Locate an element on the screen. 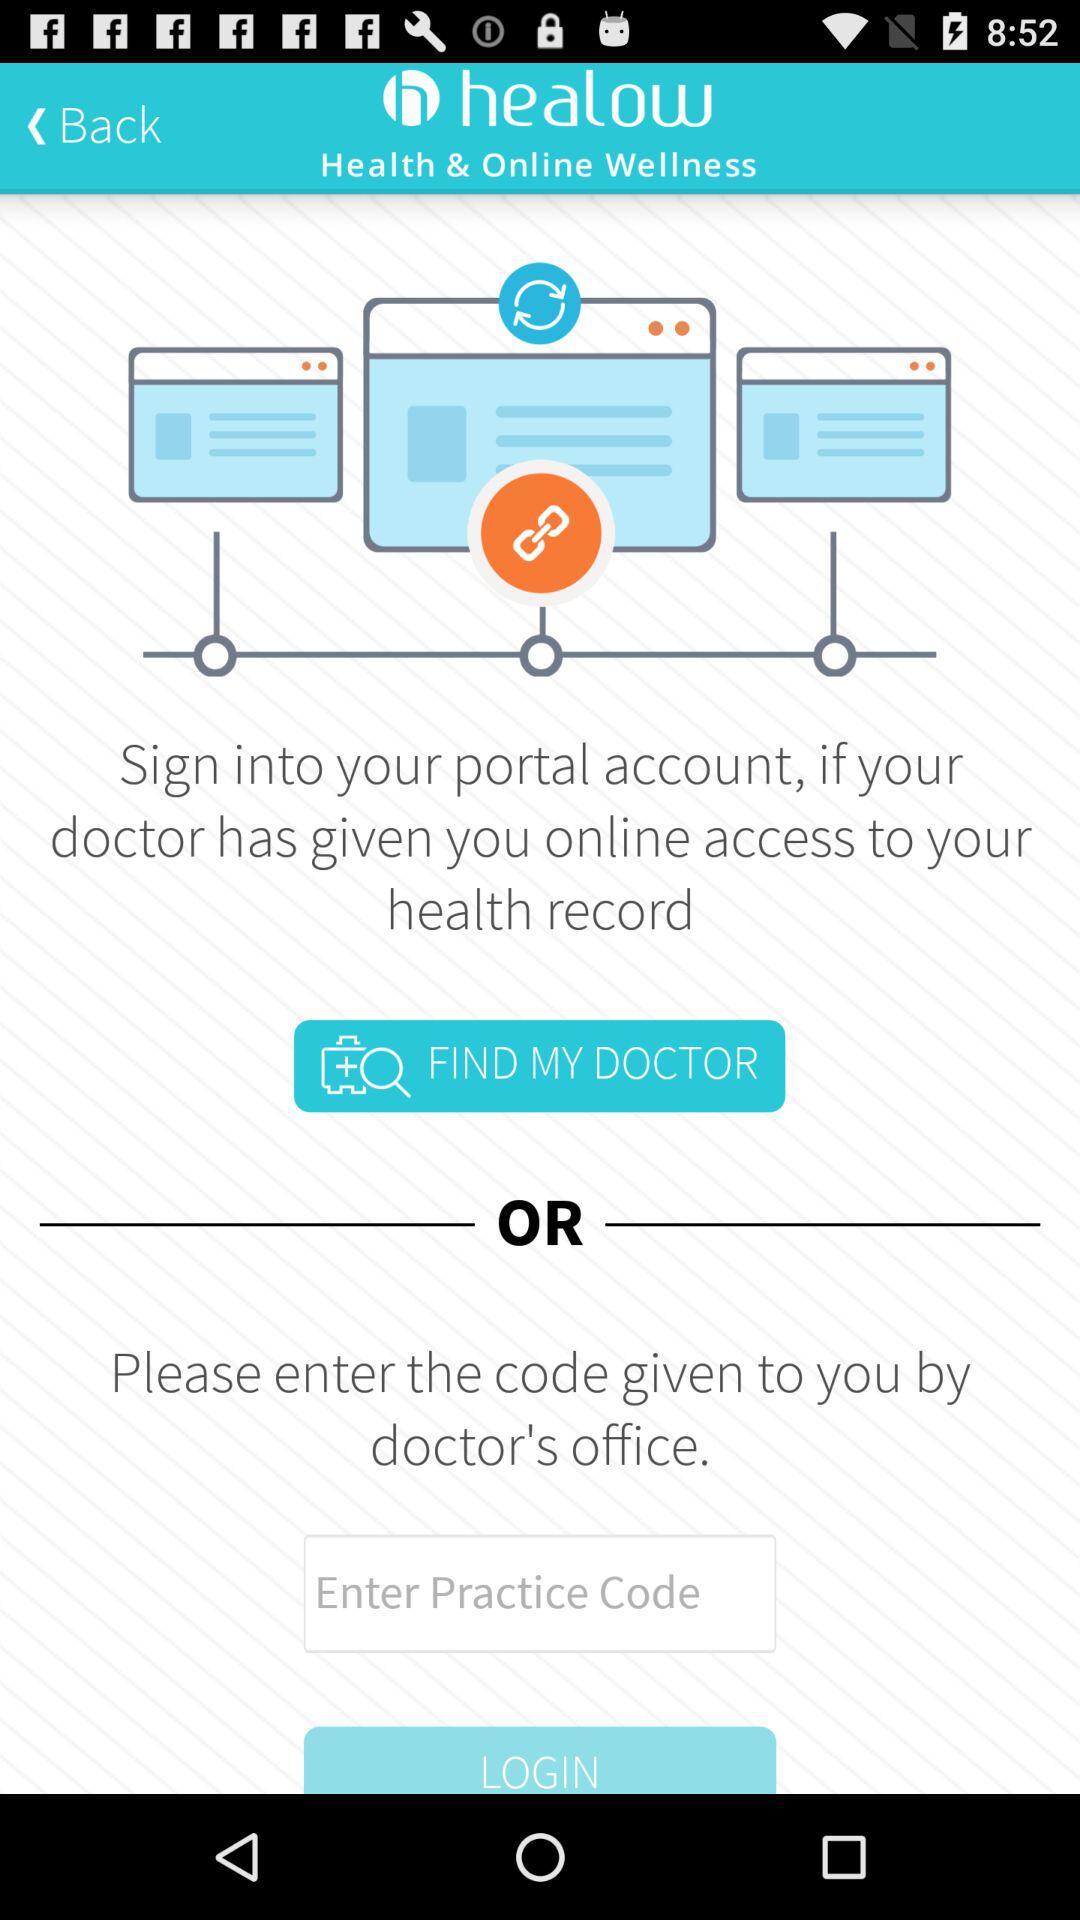 Image resolution: width=1080 pixels, height=1920 pixels. back at the top left corner is located at coordinates (93, 124).